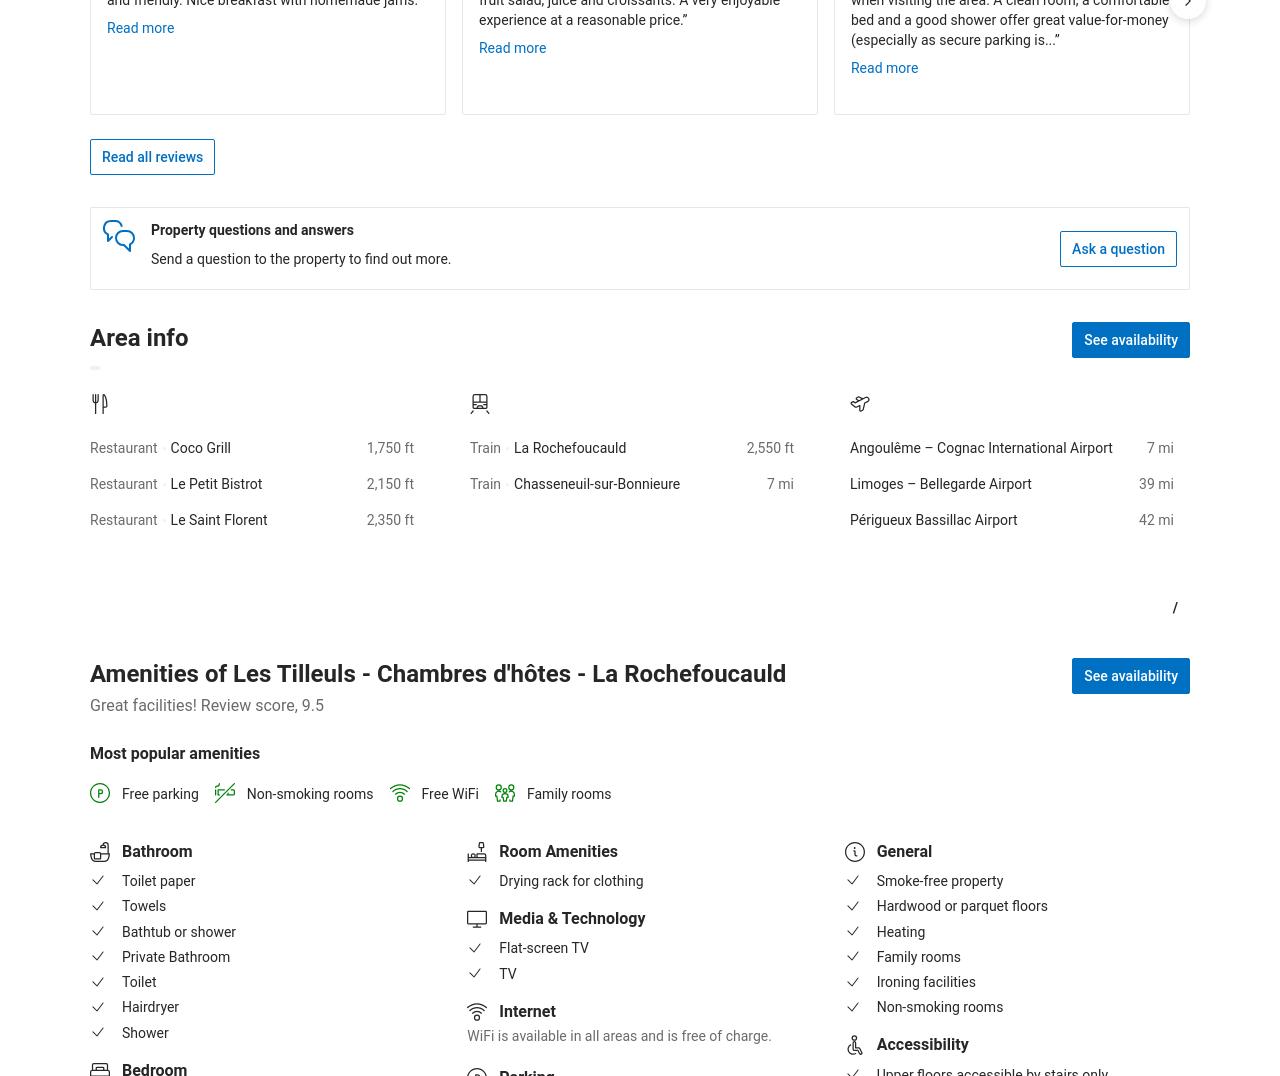 The width and height of the screenshot is (1280, 1076). Describe the element at coordinates (526, 1009) in the screenshot. I see `'Internet'` at that location.